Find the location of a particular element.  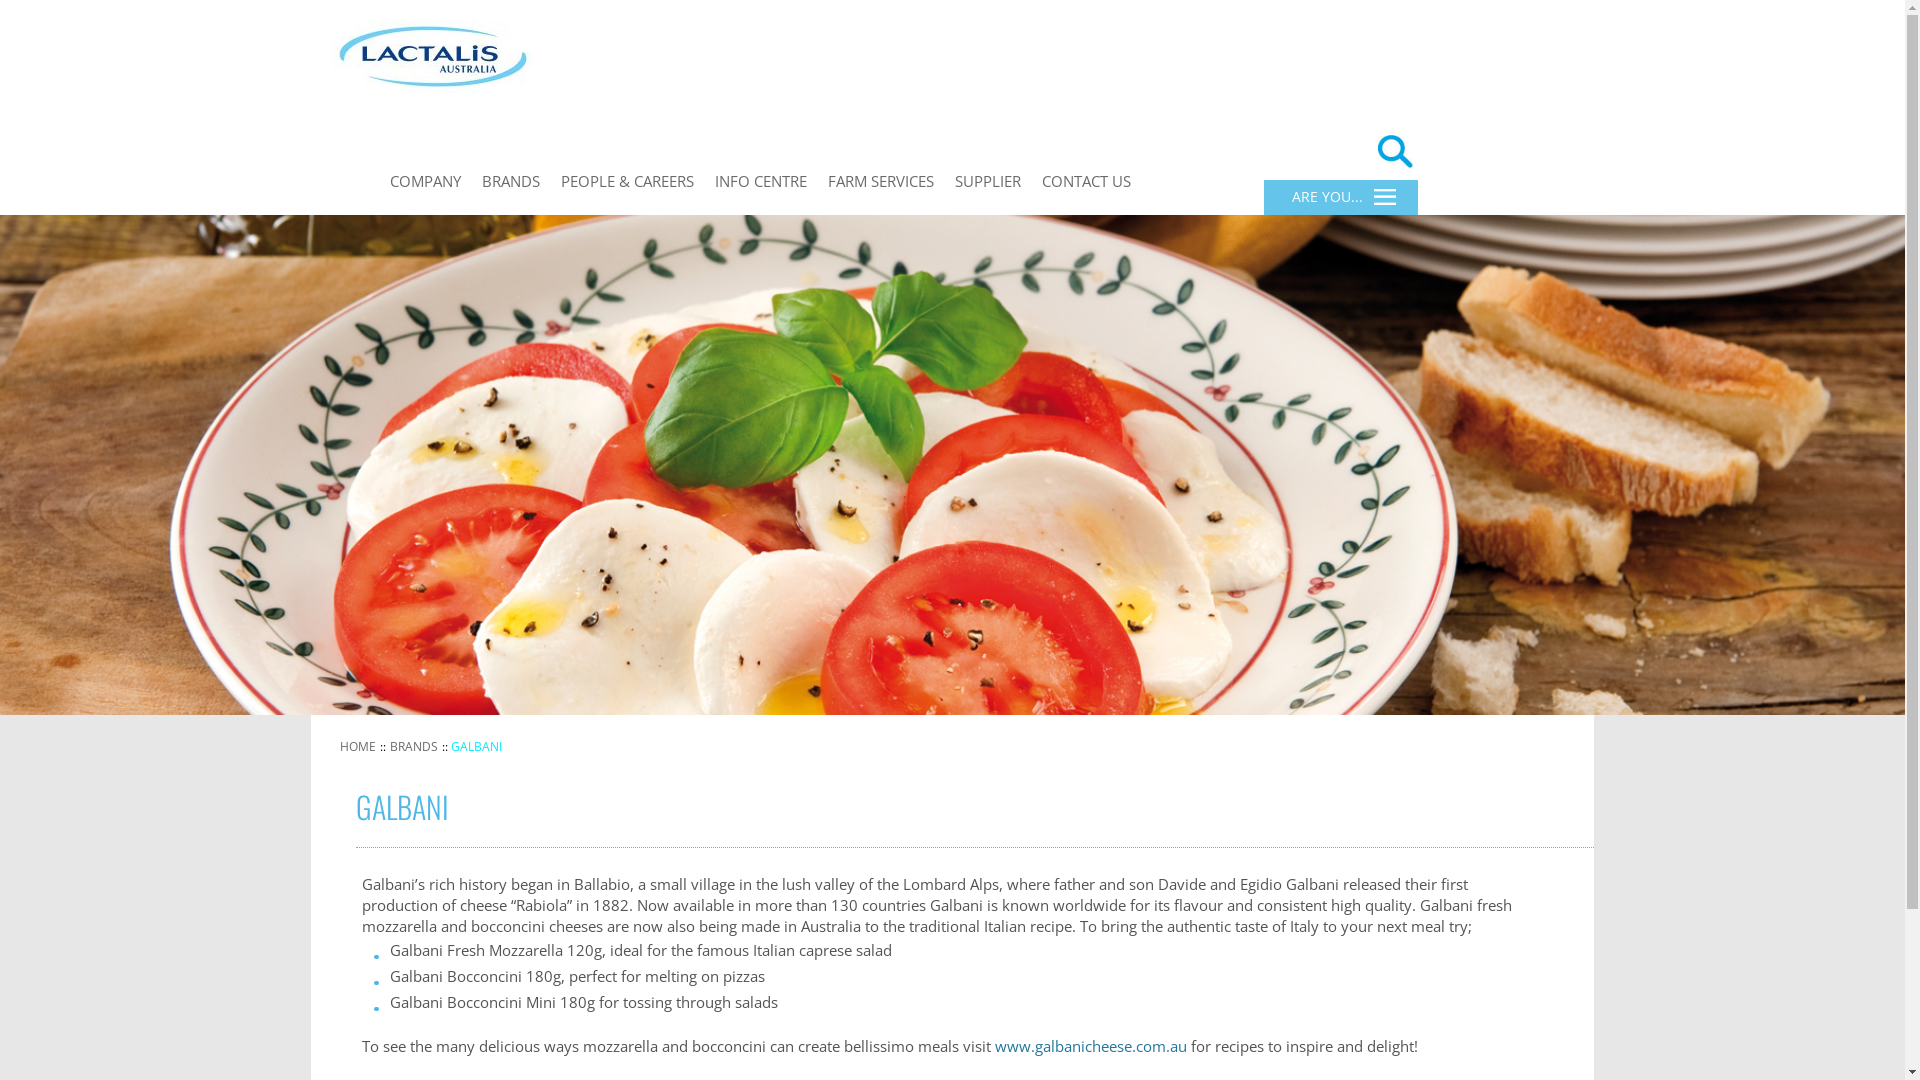

'GALBANI' is located at coordinates (476, 746).